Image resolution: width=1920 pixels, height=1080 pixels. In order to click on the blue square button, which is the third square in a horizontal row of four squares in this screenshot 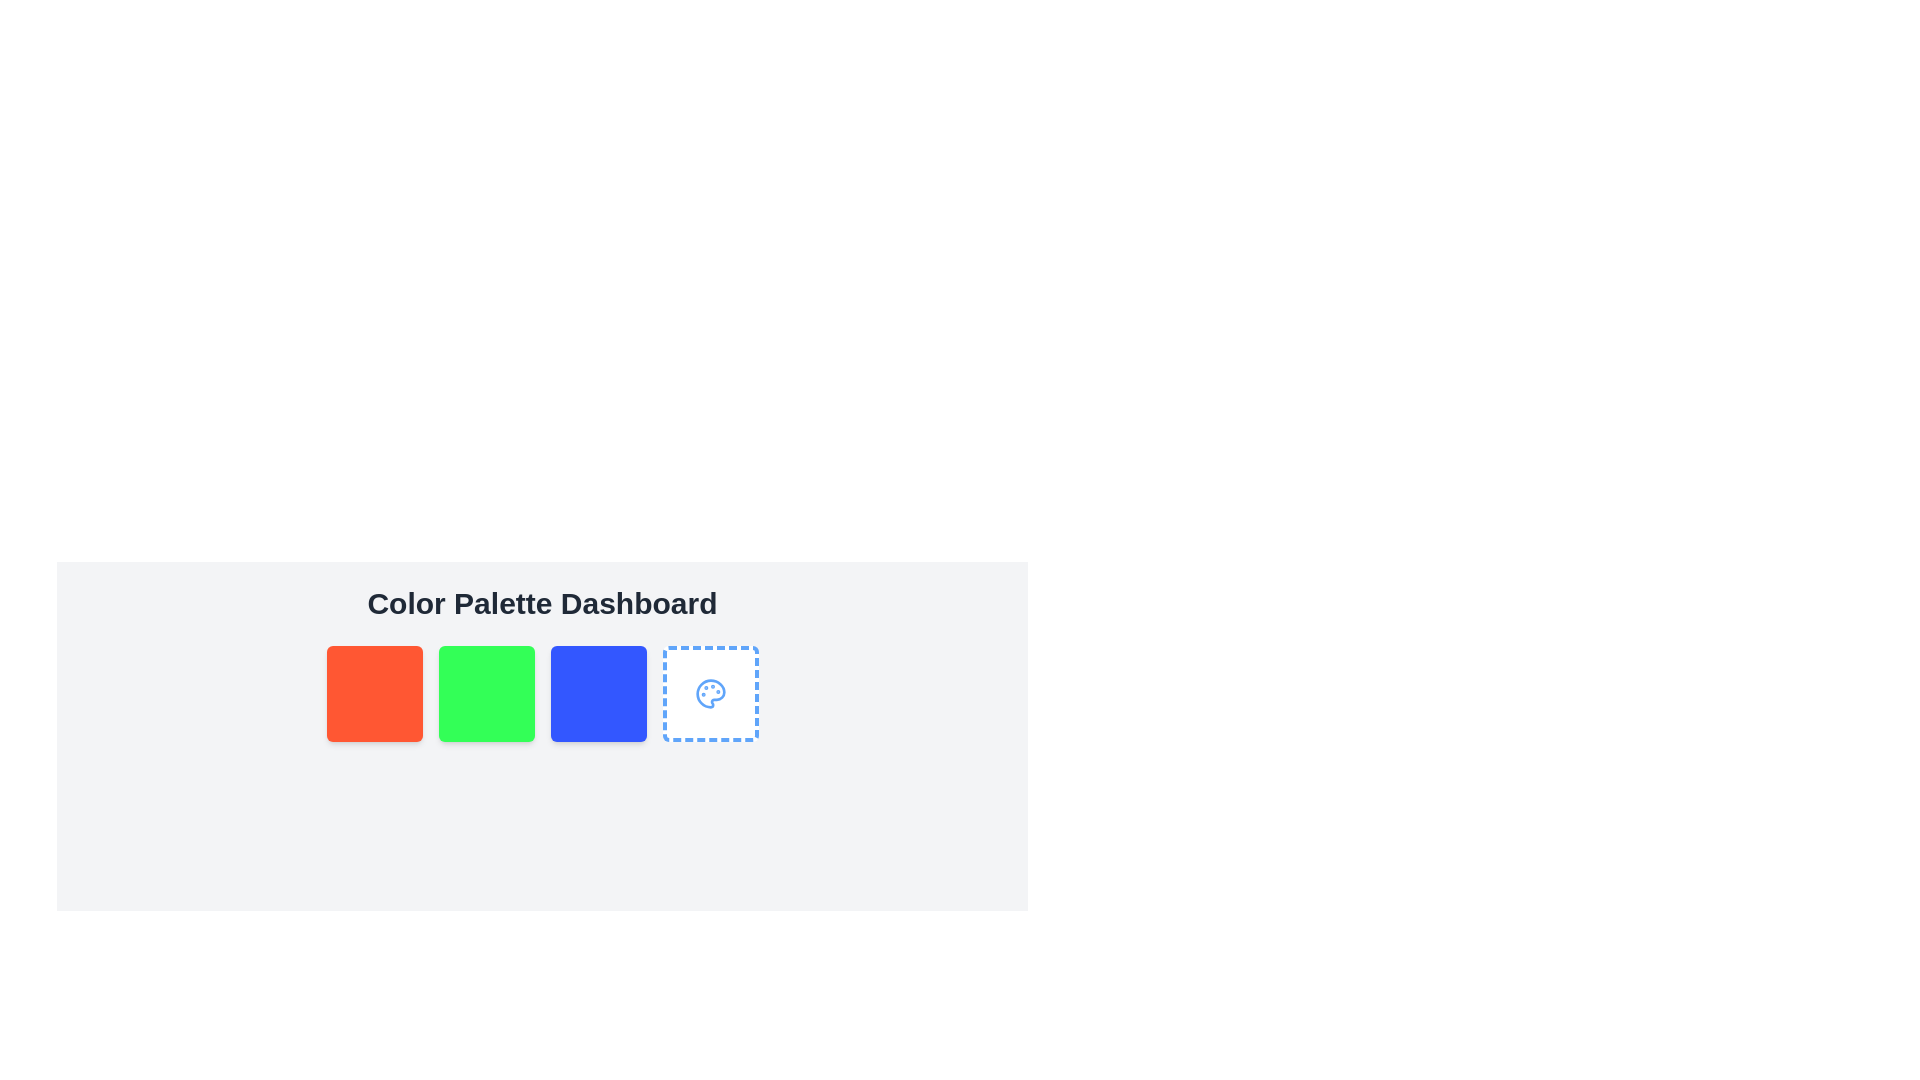, I will do `click(597, 693)`.